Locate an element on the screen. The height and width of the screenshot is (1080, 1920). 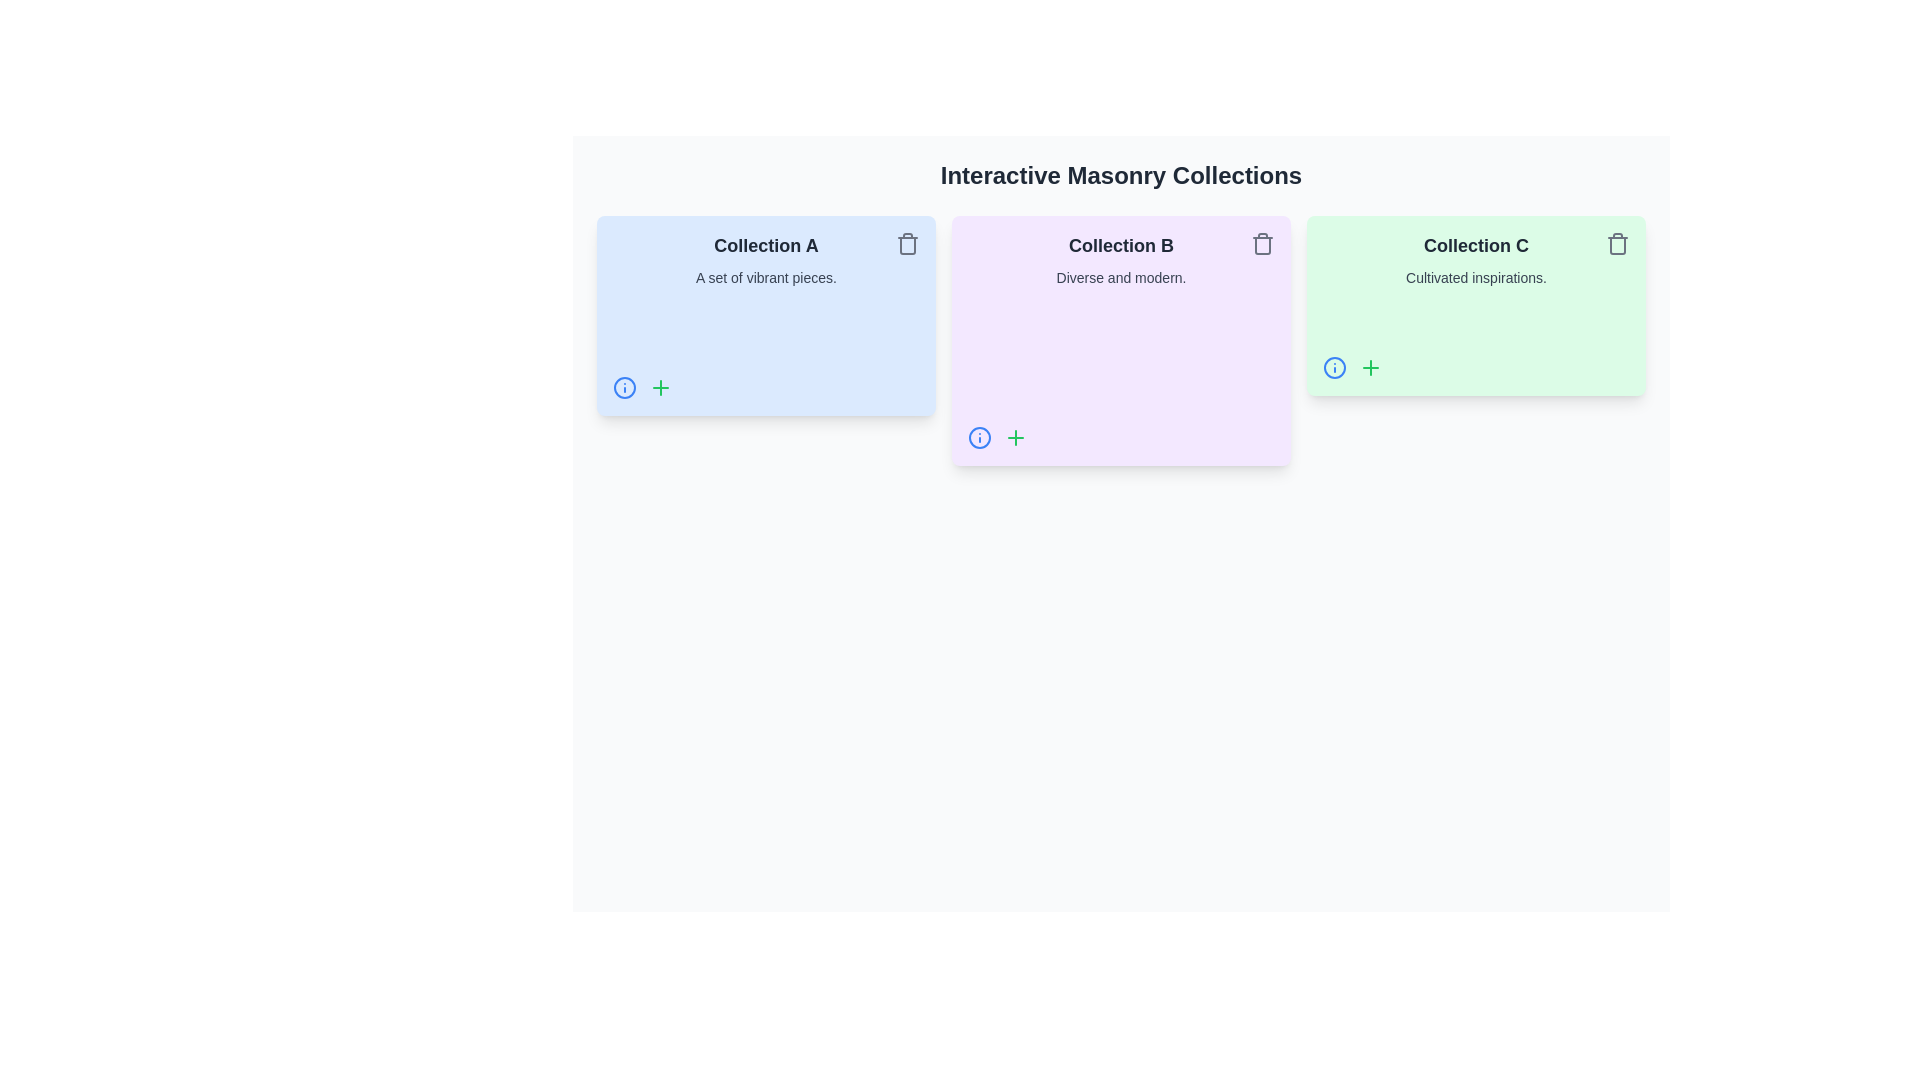
text from the text block displaying 'Collection B' with the subtext 'Diverse and modern.' which is centrally aligned within a rounded rectangular card with a soft purple background is located at coordinates (1121, 258).